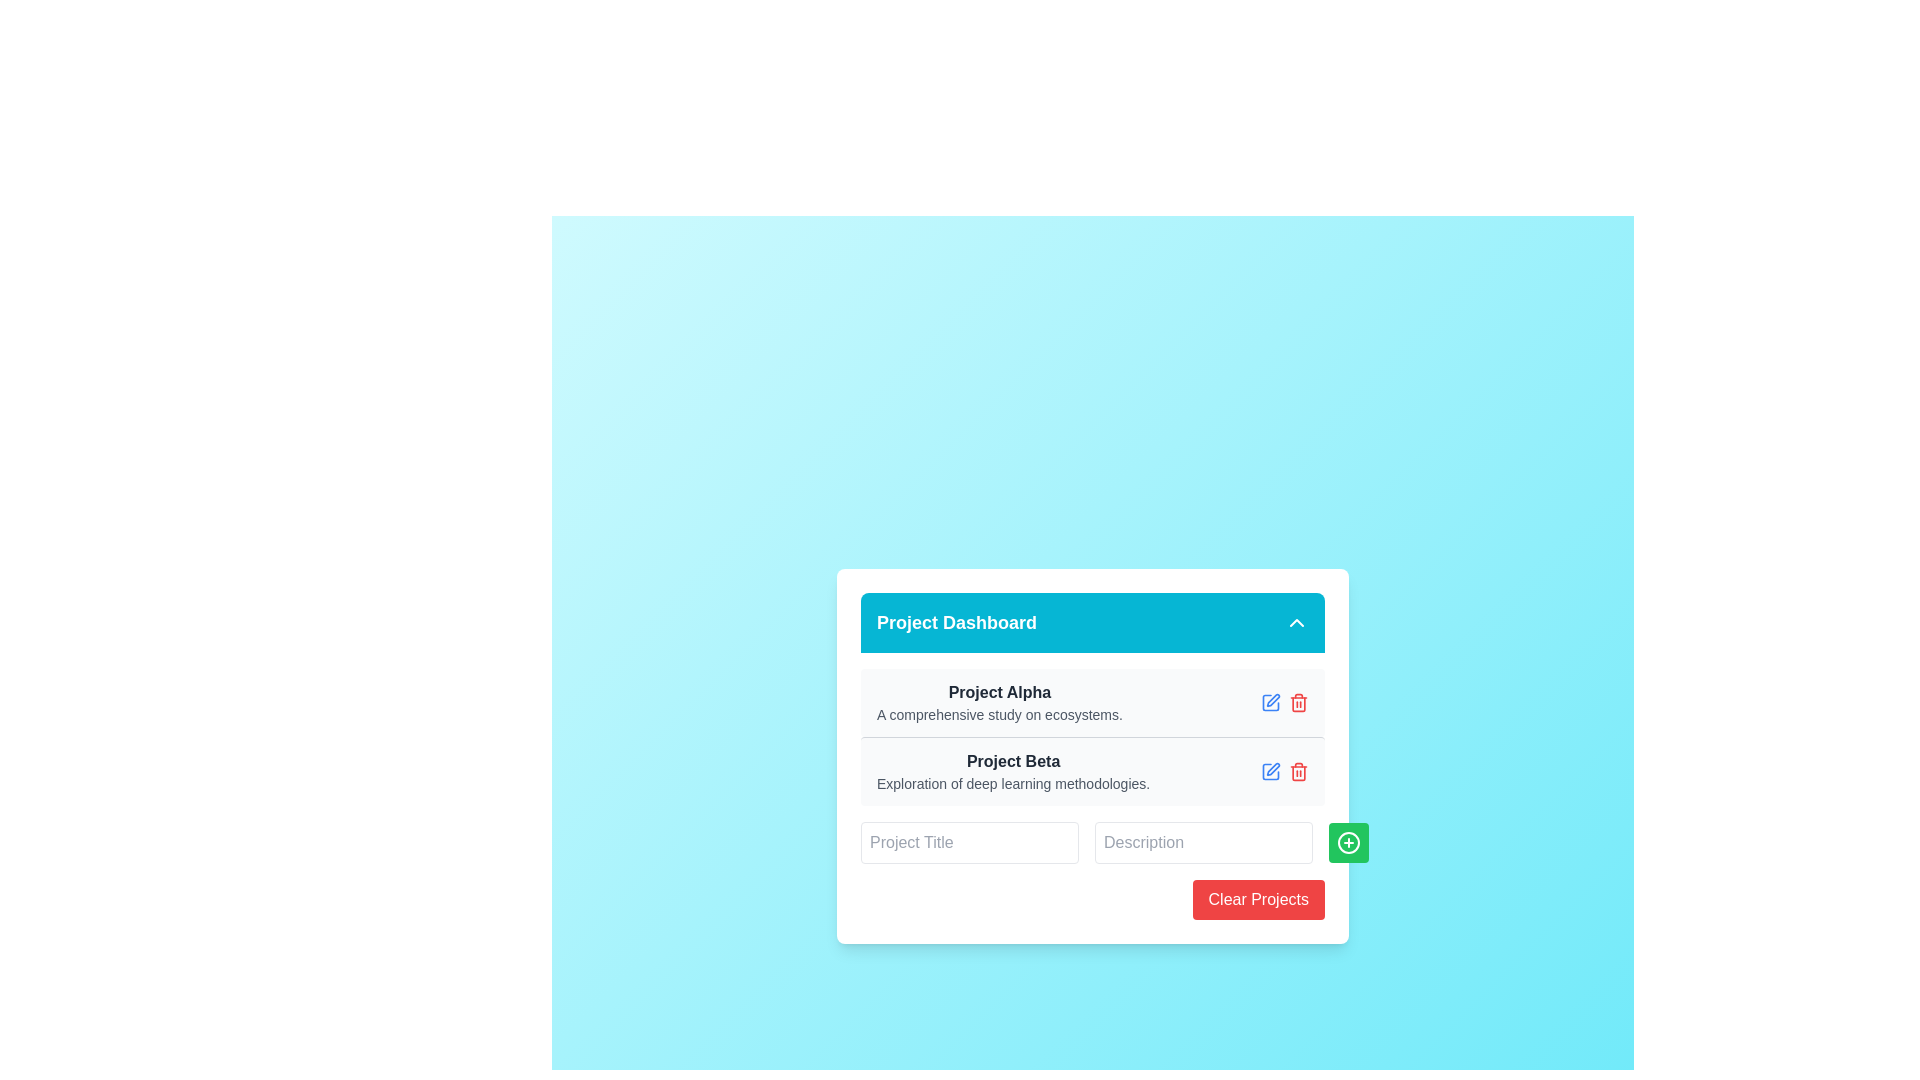 Image resolution: width=1920 pixels, height=1080 pixels. What do you see at coordinates (1299, 701) in the screenshot?
I see `the red trash icon button located to the right of the 'Project Beta' entry in the 'Project Dashboard' interface` at bounding box center [1299, 701].